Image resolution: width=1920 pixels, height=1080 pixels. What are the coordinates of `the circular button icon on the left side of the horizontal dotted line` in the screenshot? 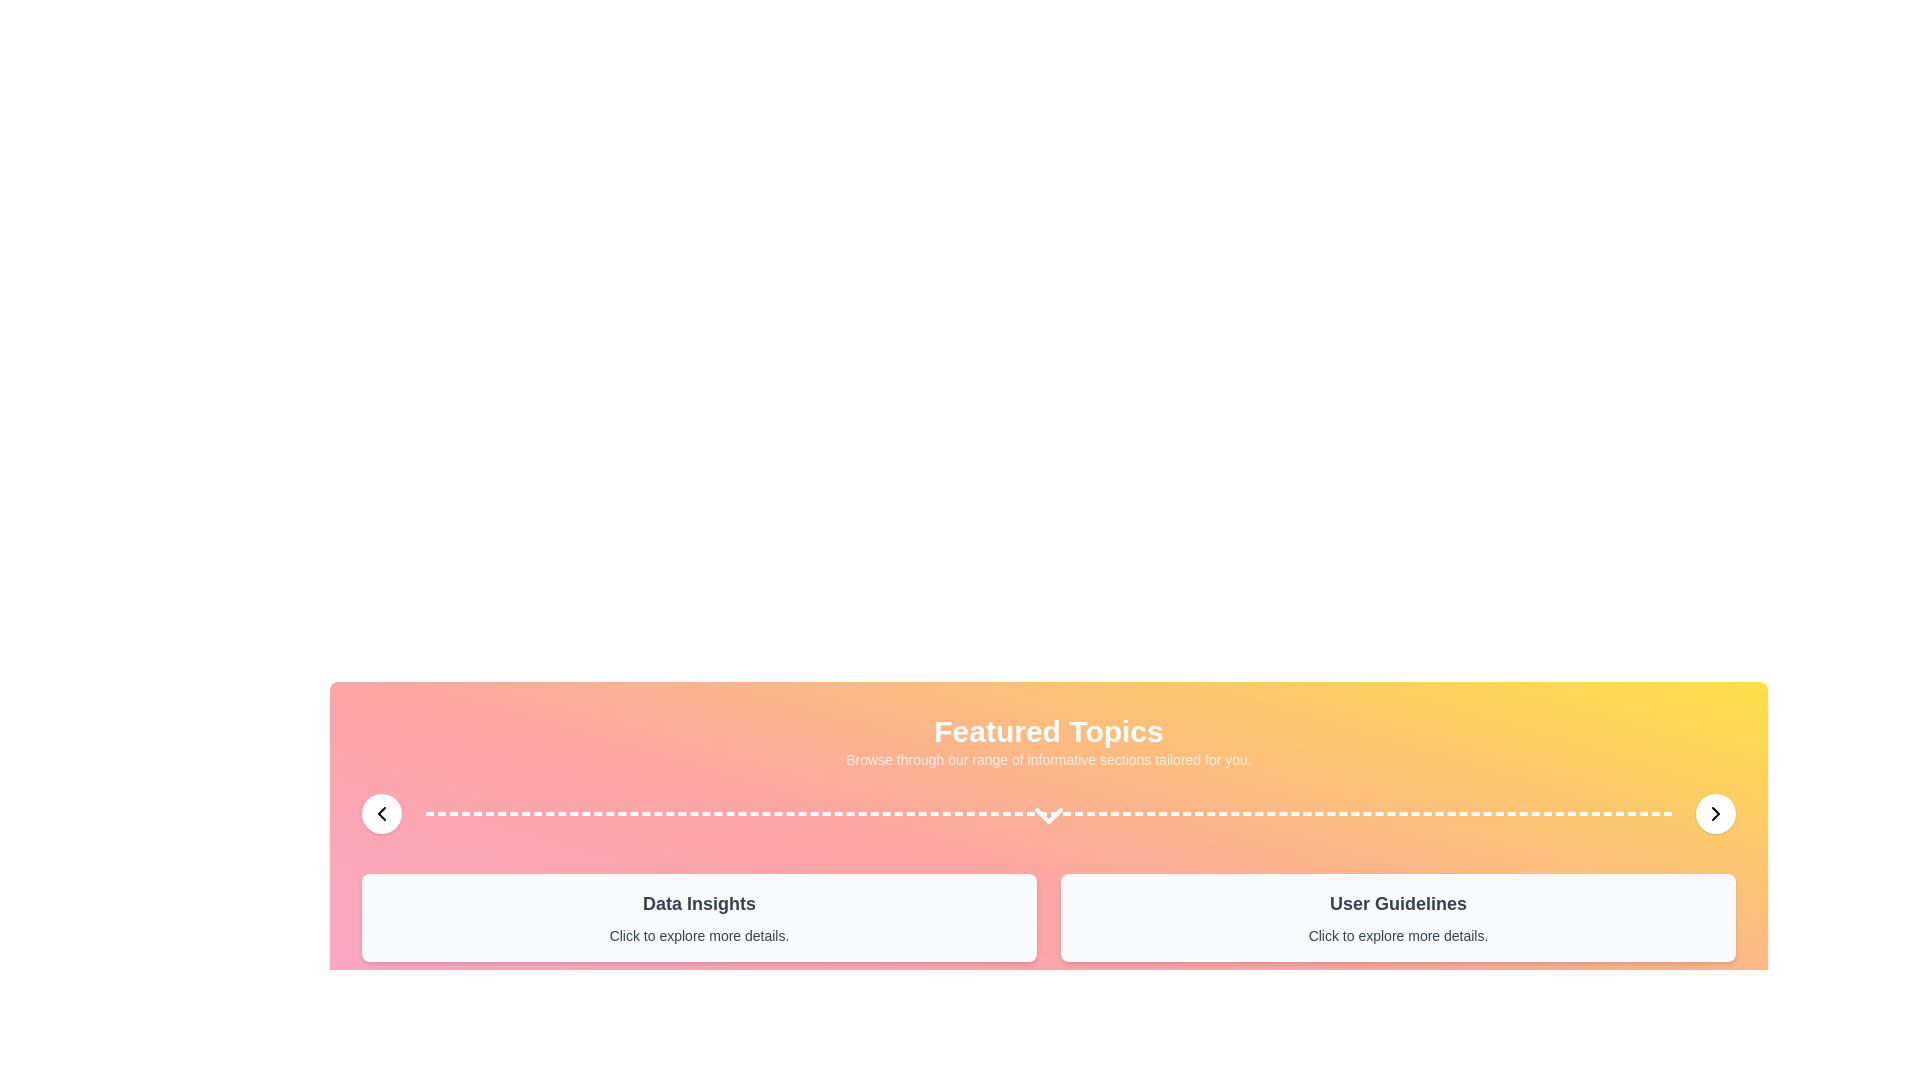 It's located at (382, 813).